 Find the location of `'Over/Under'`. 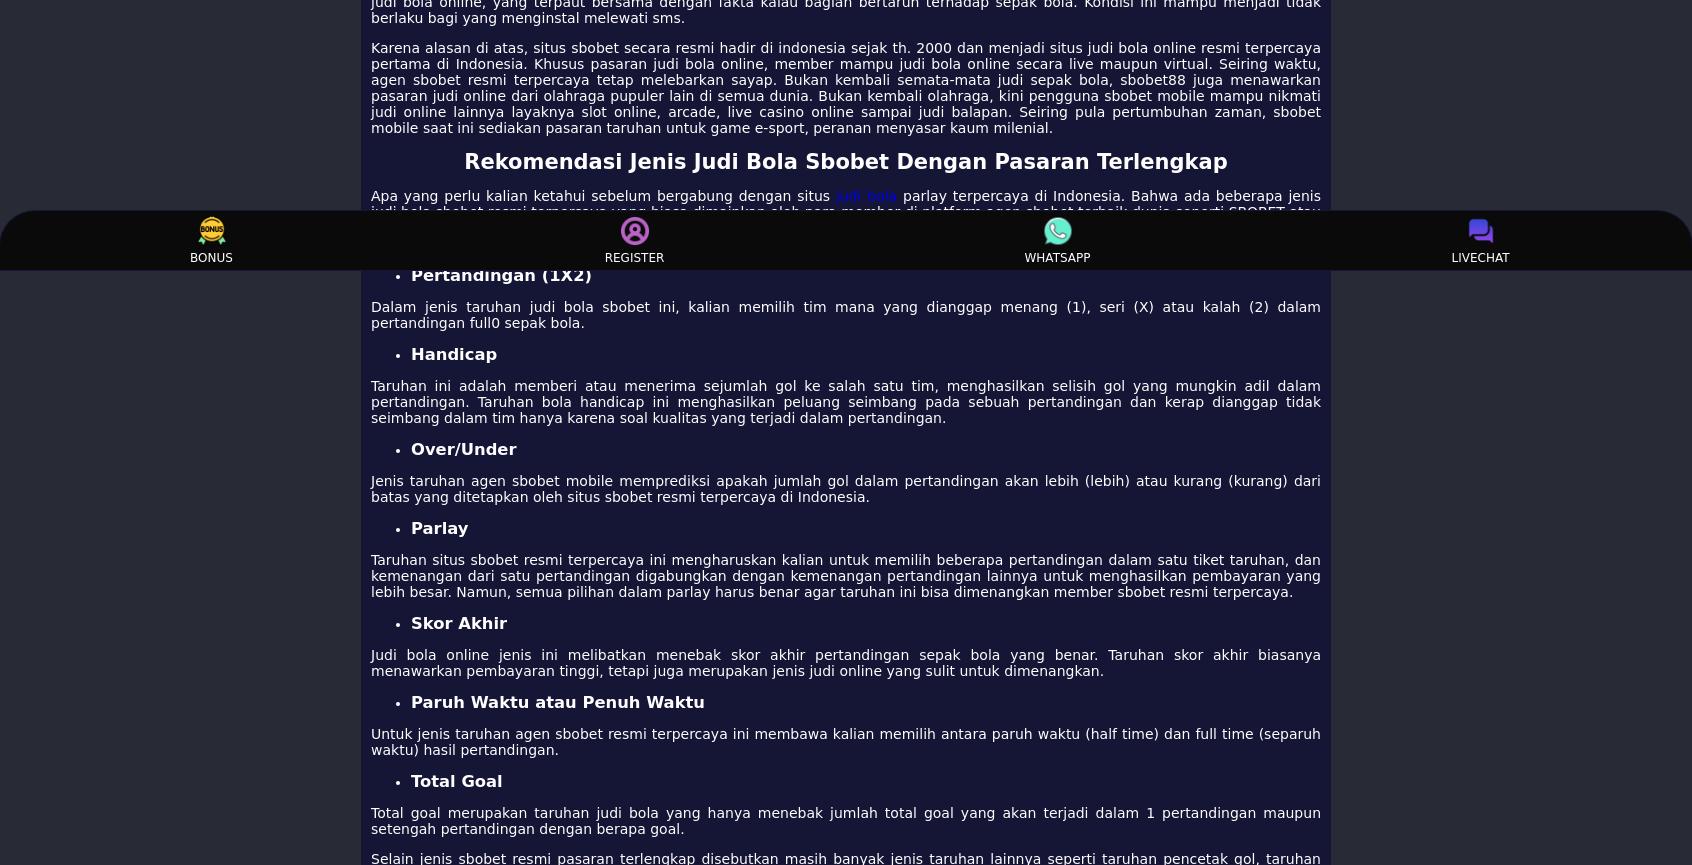

'Over/Under' is located at coordinates (462, 448).